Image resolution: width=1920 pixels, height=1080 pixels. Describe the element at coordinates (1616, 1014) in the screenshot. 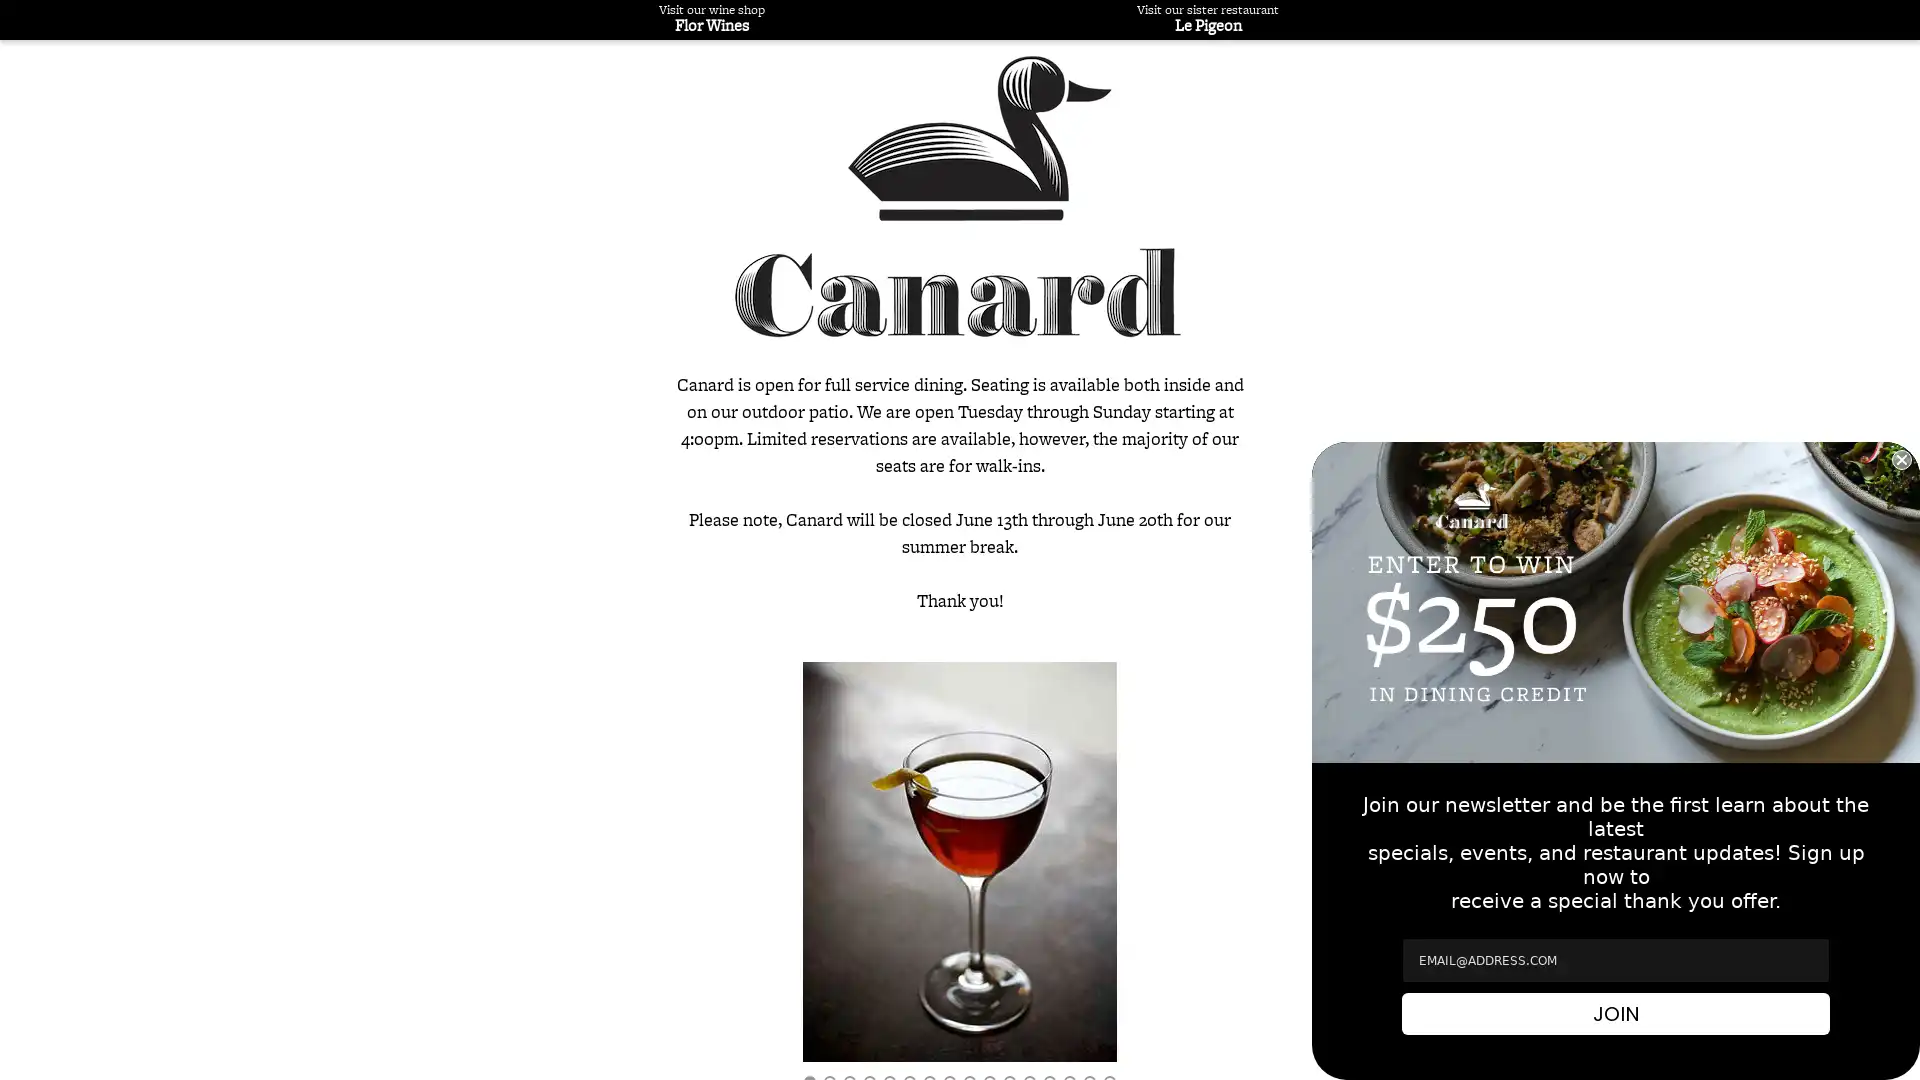

I see `JOIN` at that location.